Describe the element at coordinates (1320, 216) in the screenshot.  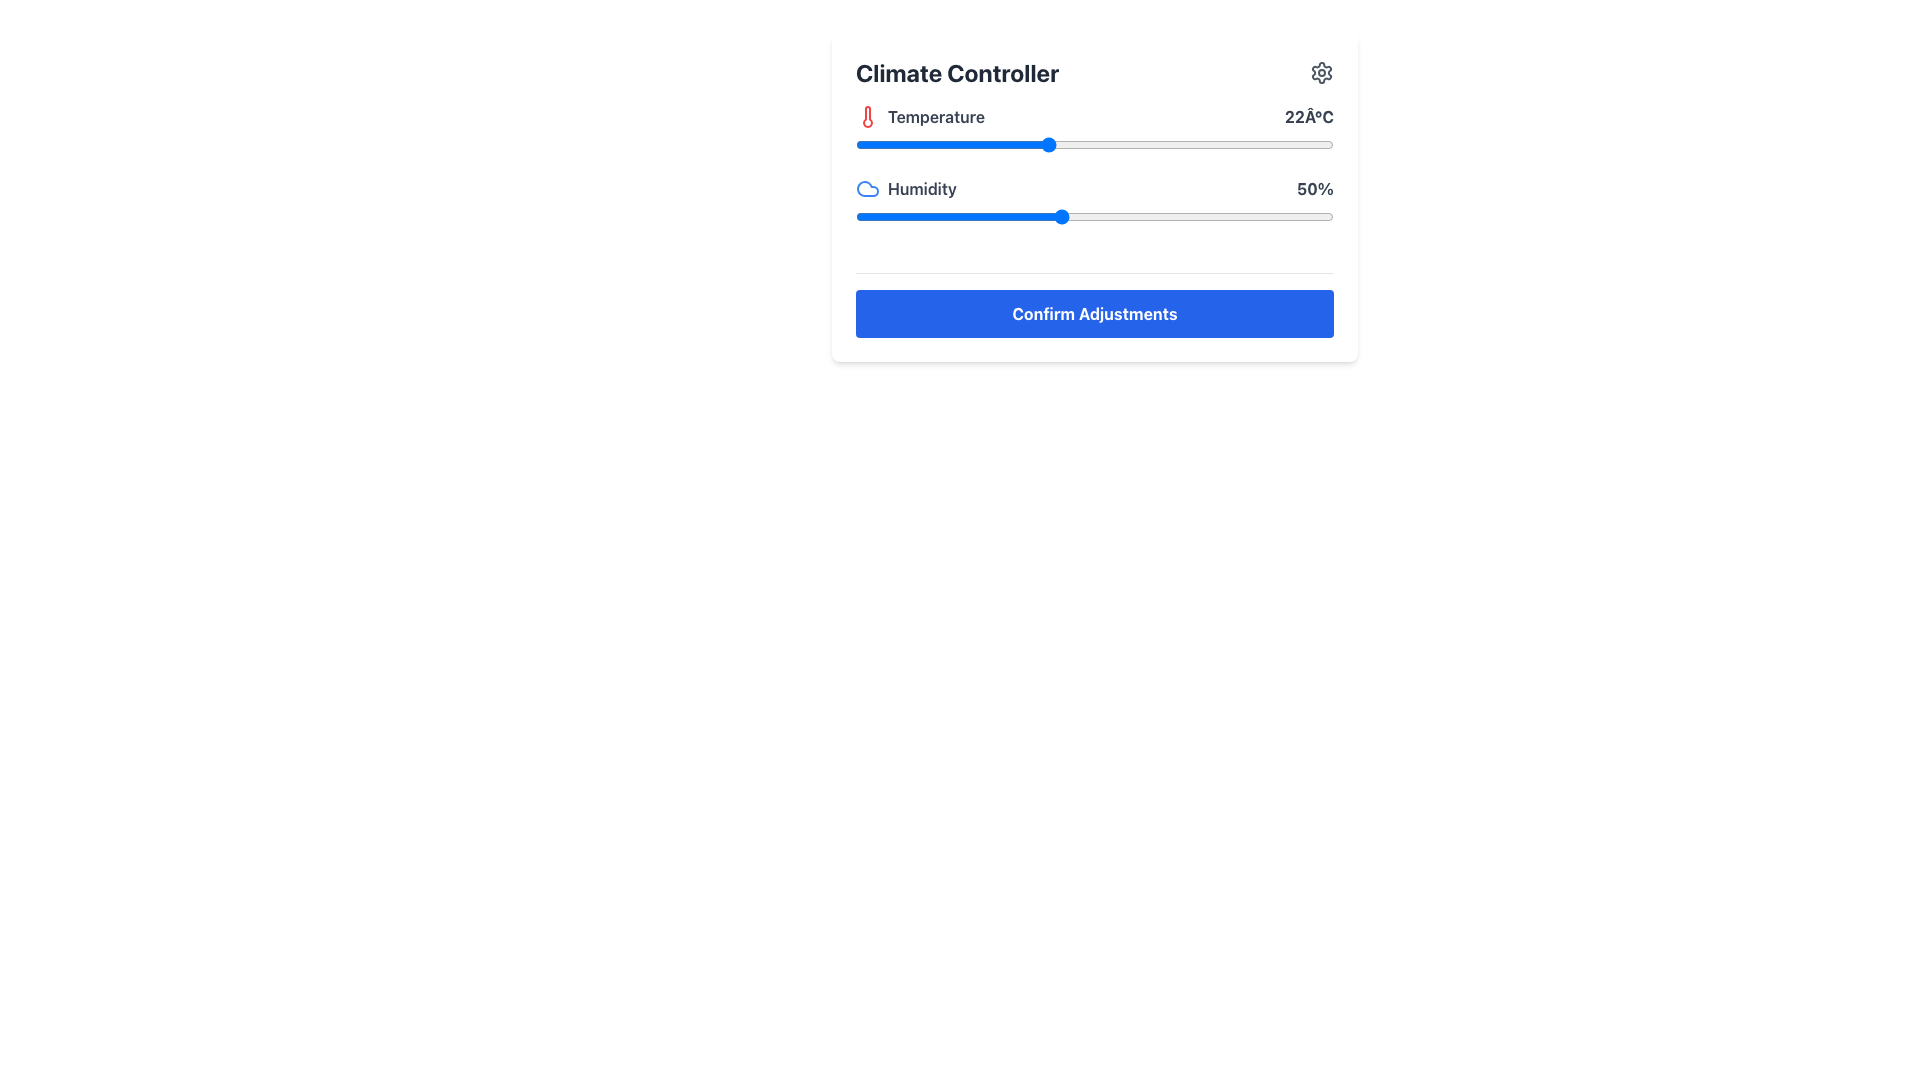
I see `humidity` at that location.